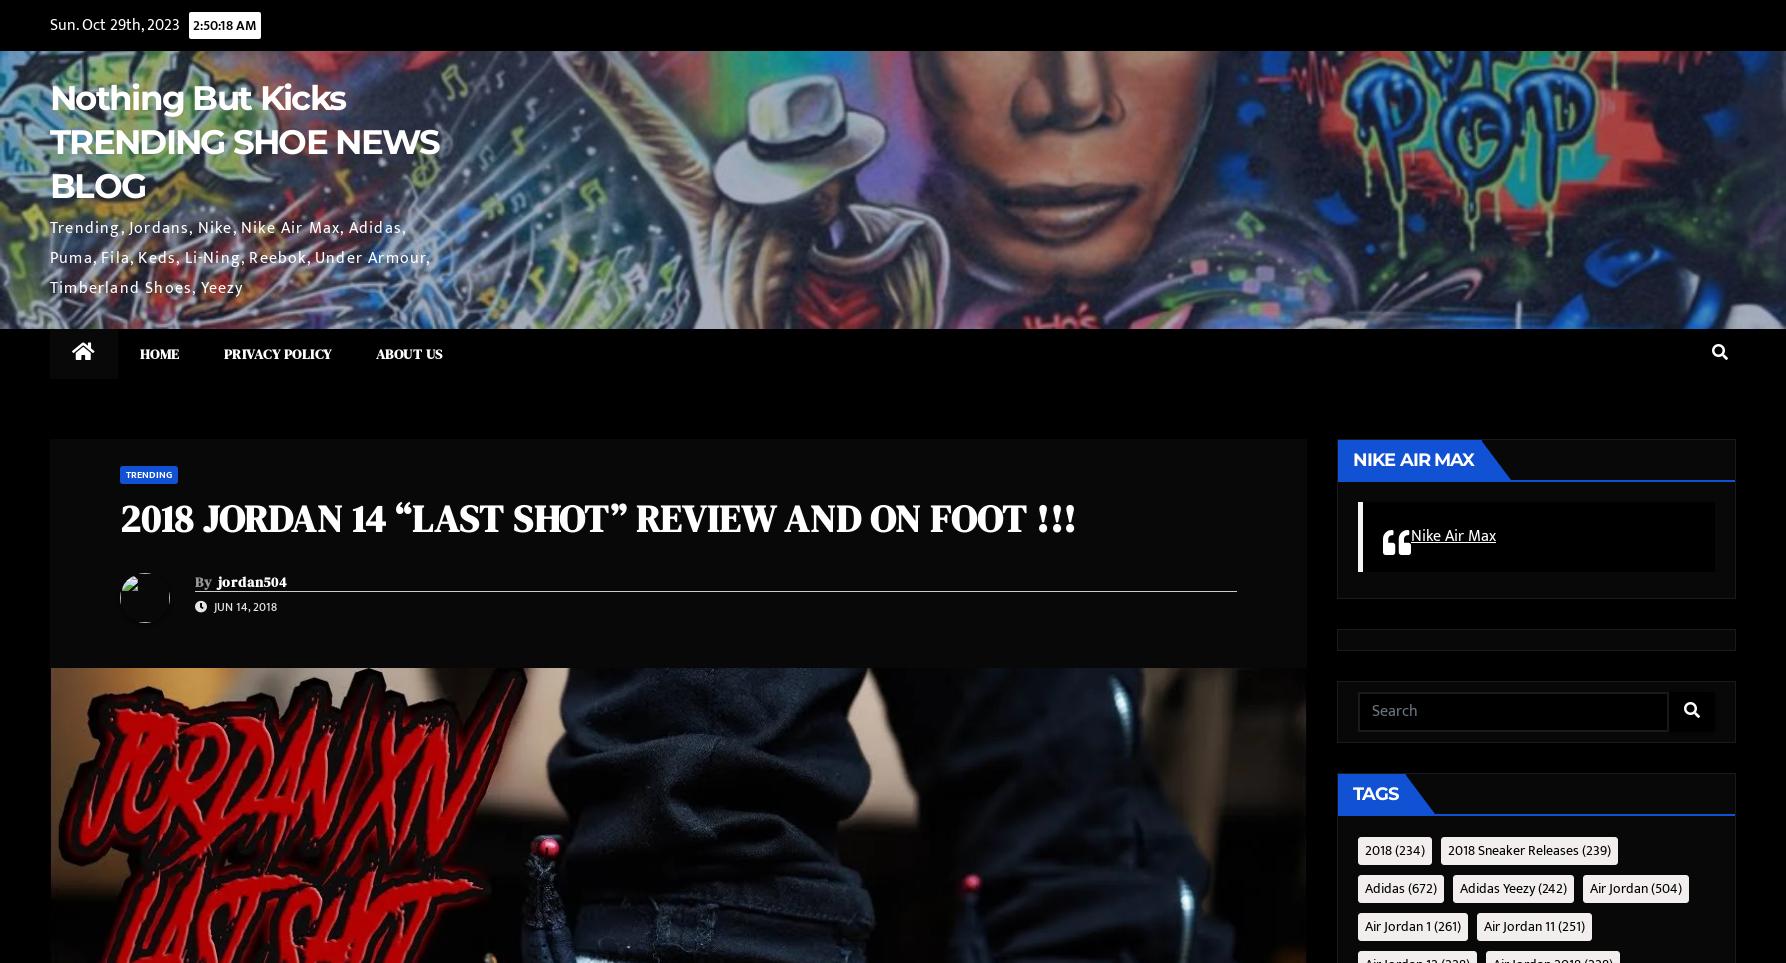  Describe the element at coordinates (1513, 849) in the screenshot. I see `'2018 sneaker releases'` at that location.